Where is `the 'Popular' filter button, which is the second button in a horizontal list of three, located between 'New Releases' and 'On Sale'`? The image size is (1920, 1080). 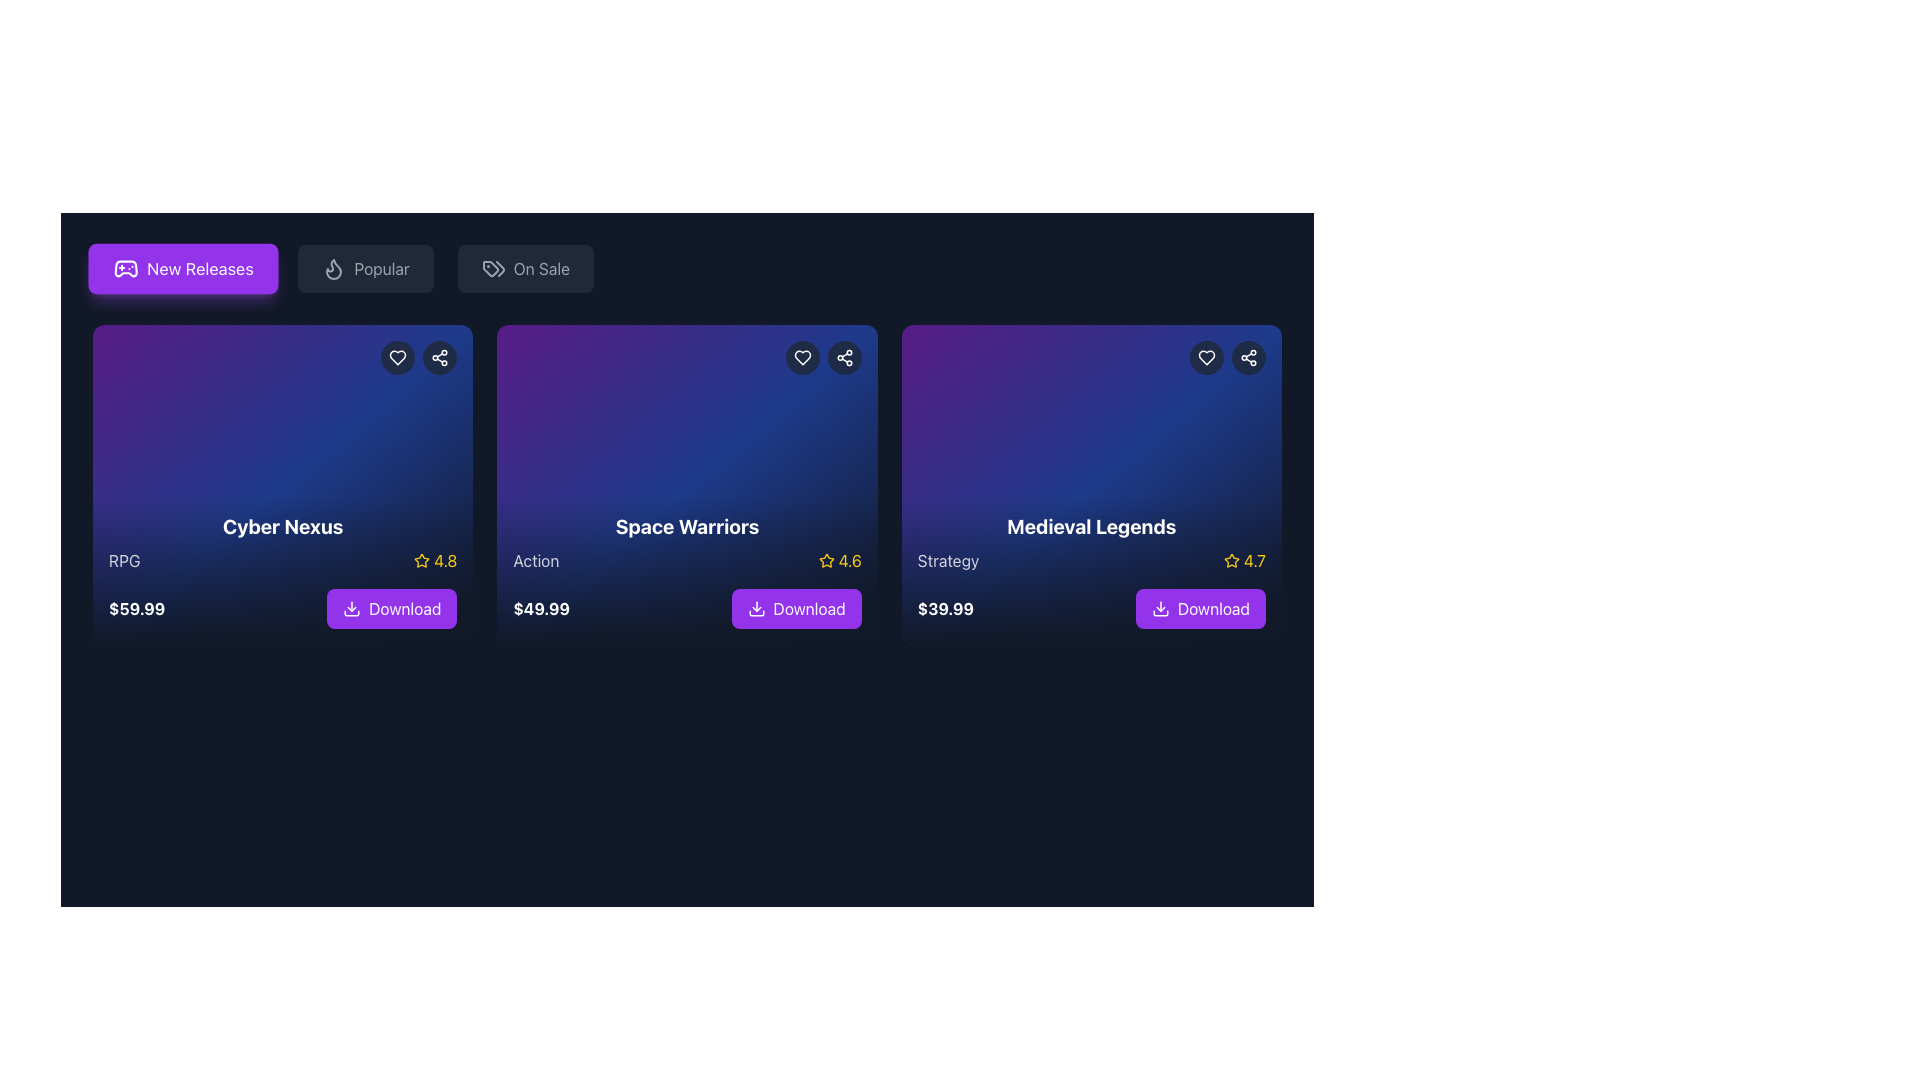 the 'Popular' filter button, which is the second button in a horizontal list of three, located between 'New Releases' and 'On Sale' is located at coordinates (366, 268).